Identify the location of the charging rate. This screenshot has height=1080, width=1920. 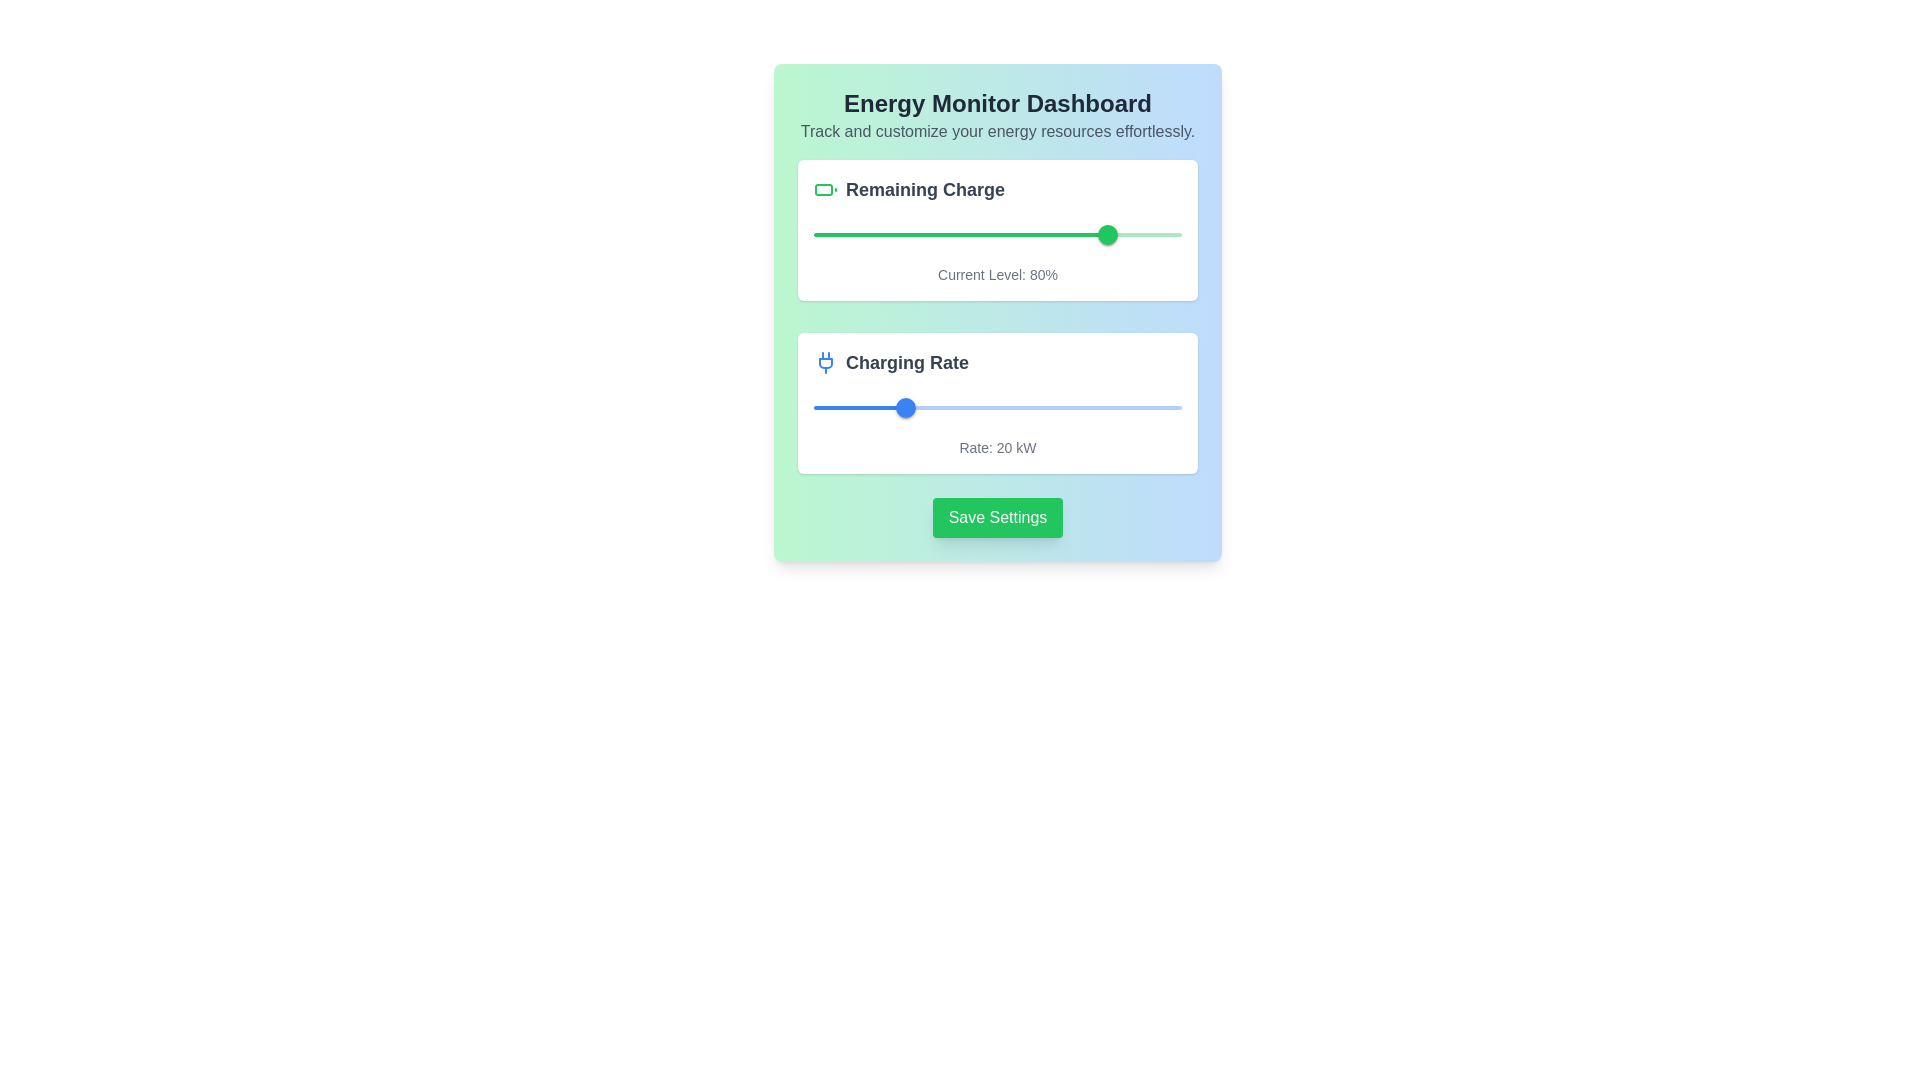
(1126, 407).